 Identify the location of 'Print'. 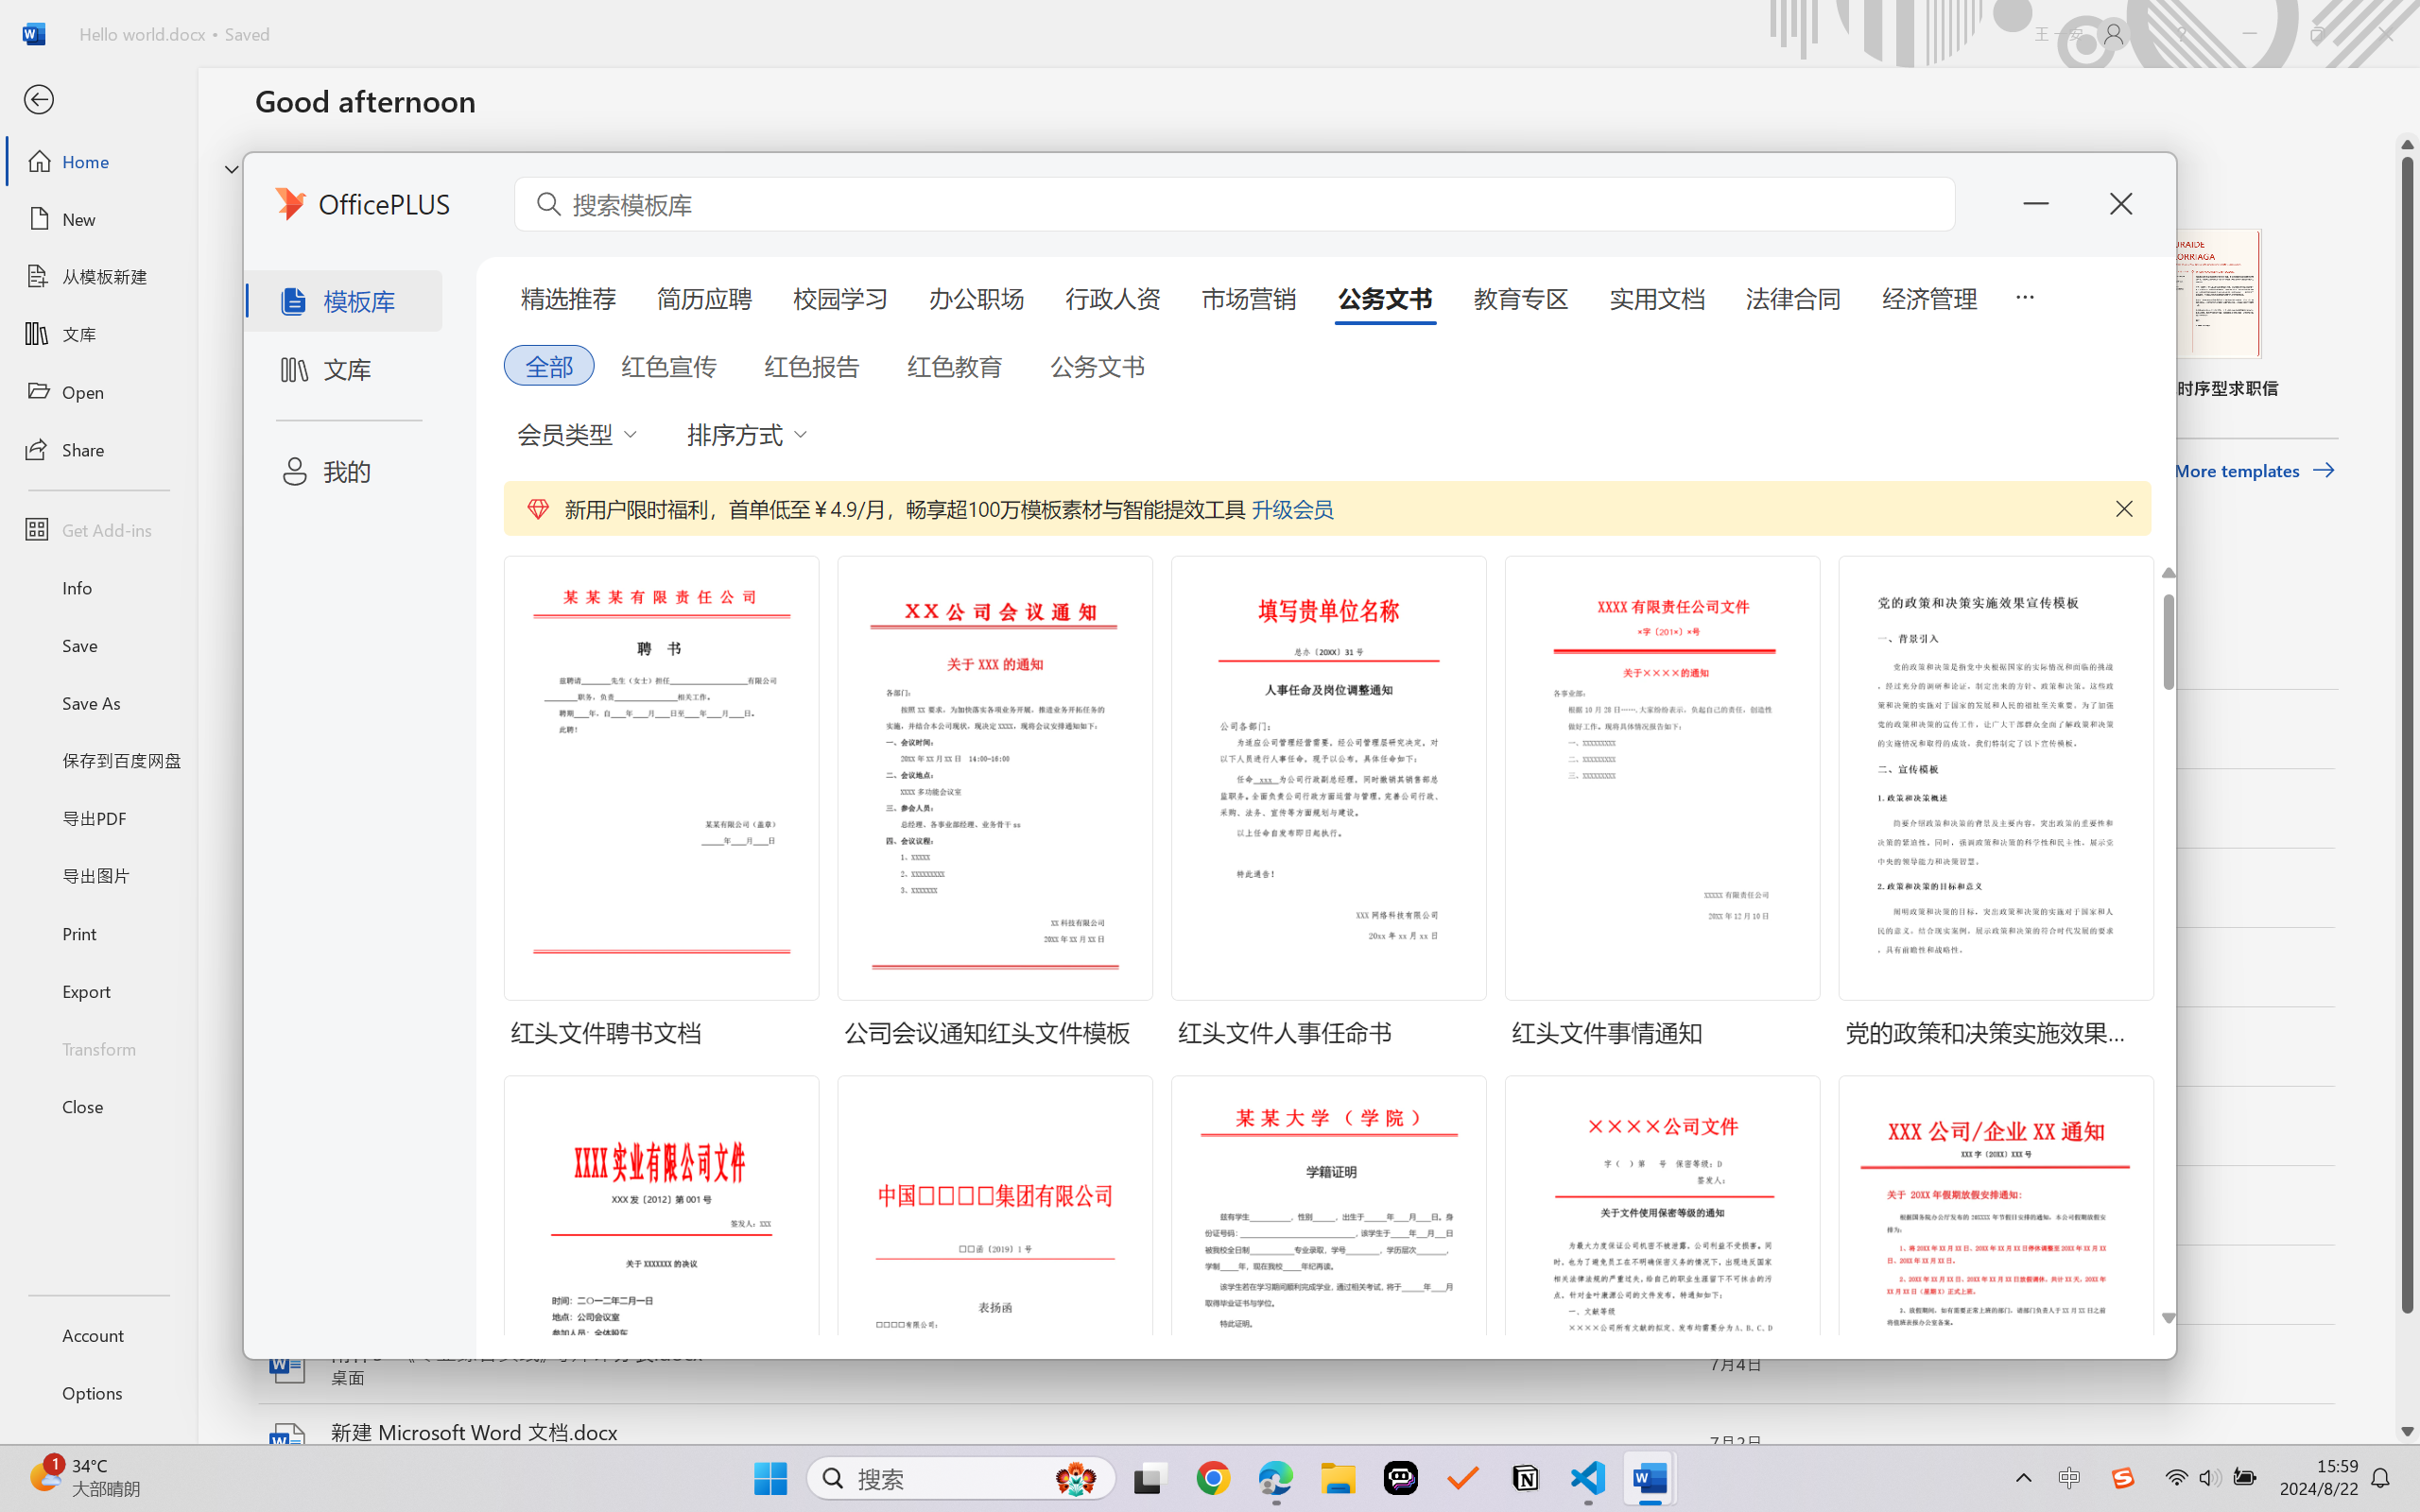
(97, 933).